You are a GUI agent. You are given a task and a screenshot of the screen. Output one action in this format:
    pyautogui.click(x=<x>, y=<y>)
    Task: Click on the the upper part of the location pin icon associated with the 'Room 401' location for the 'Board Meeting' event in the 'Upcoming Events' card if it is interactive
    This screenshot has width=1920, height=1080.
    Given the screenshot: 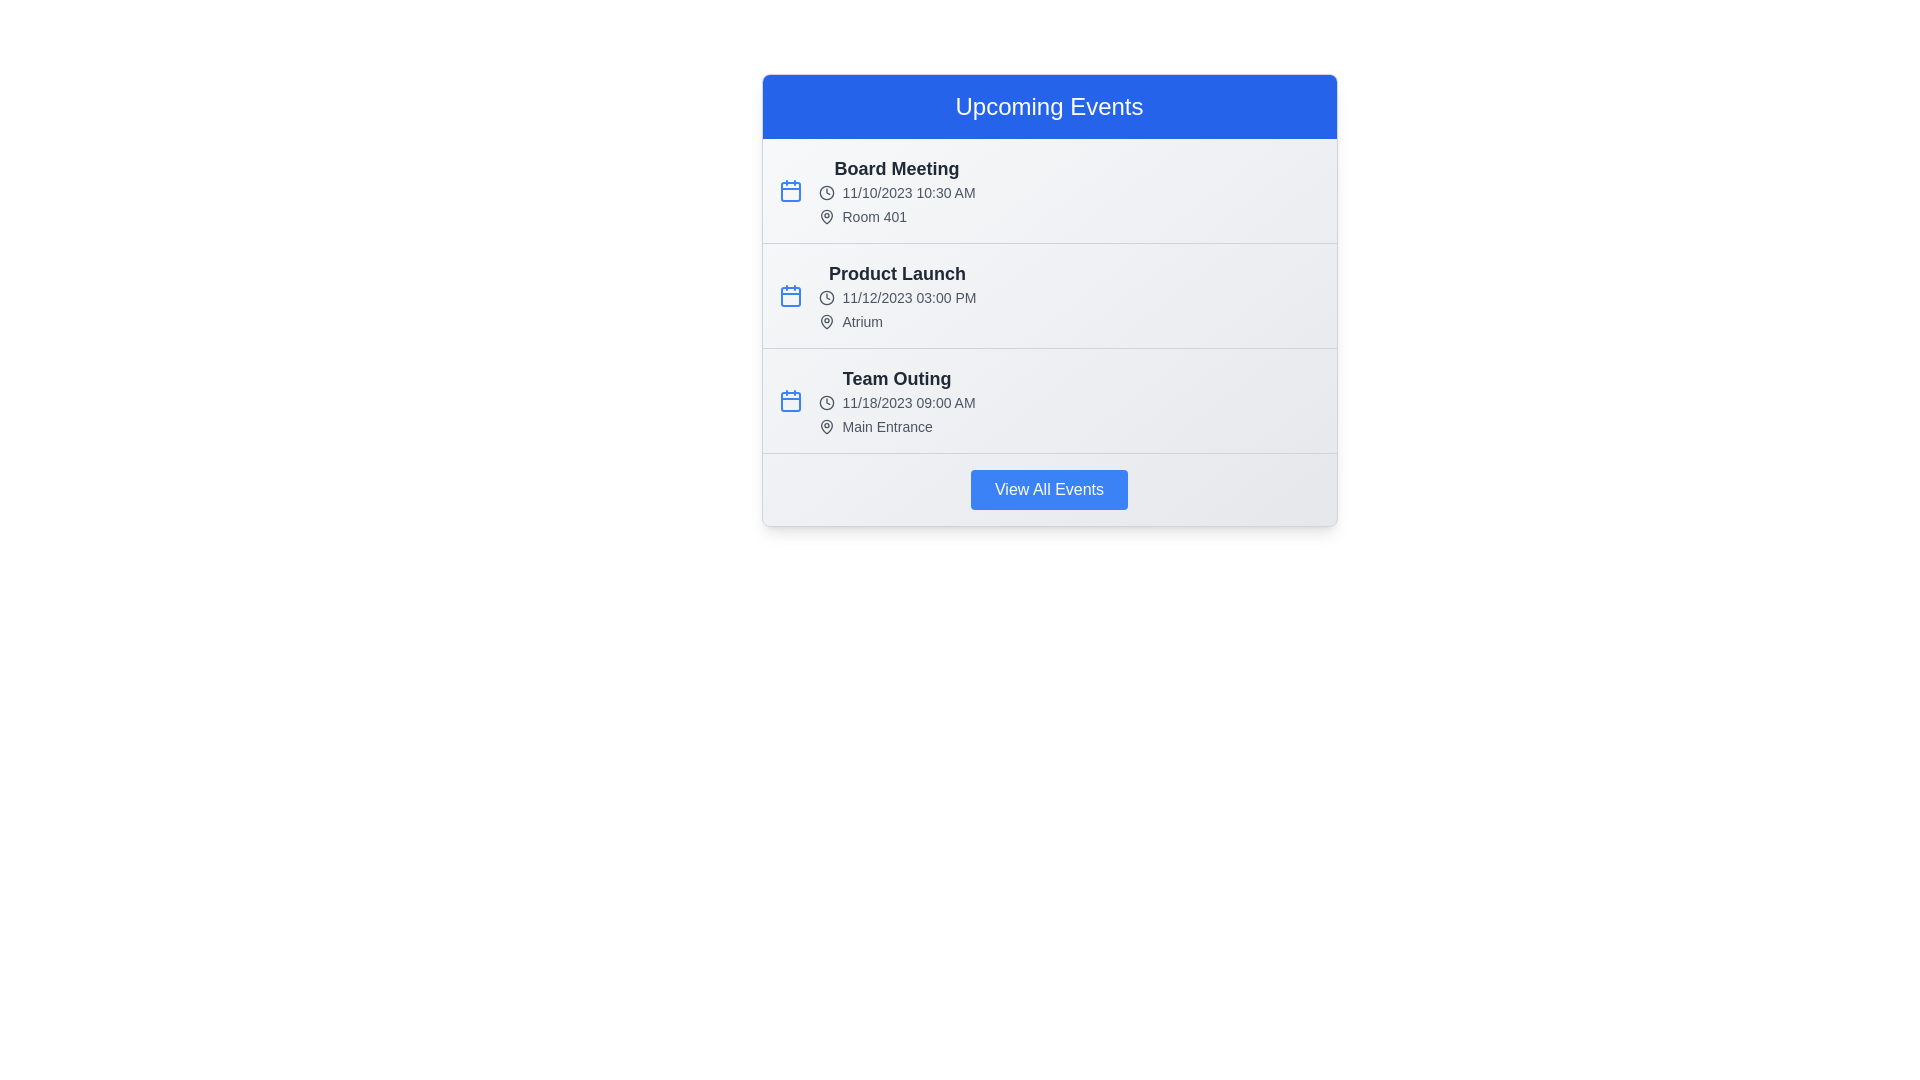 What is the action you would take?
    pyautogui.click(x=826, y=216)
    